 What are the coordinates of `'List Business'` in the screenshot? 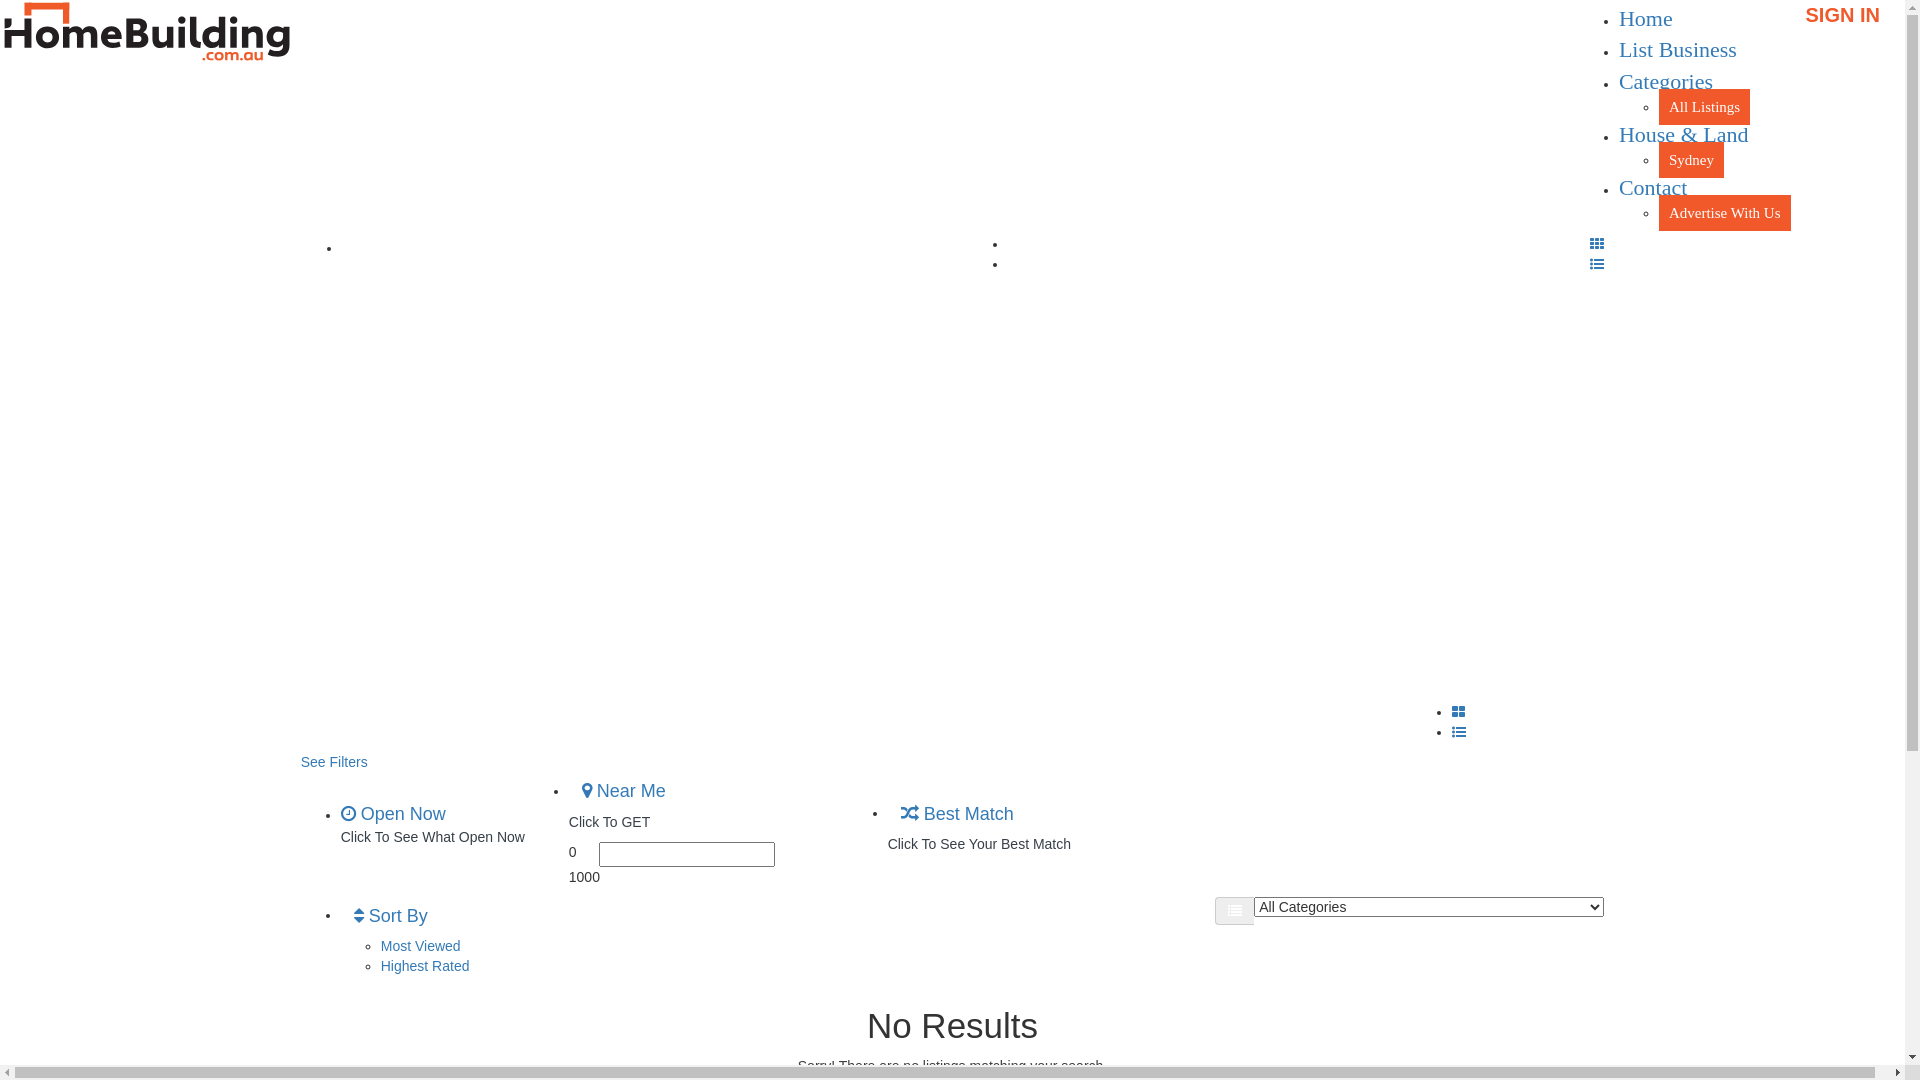 It's located at (1678, 48).